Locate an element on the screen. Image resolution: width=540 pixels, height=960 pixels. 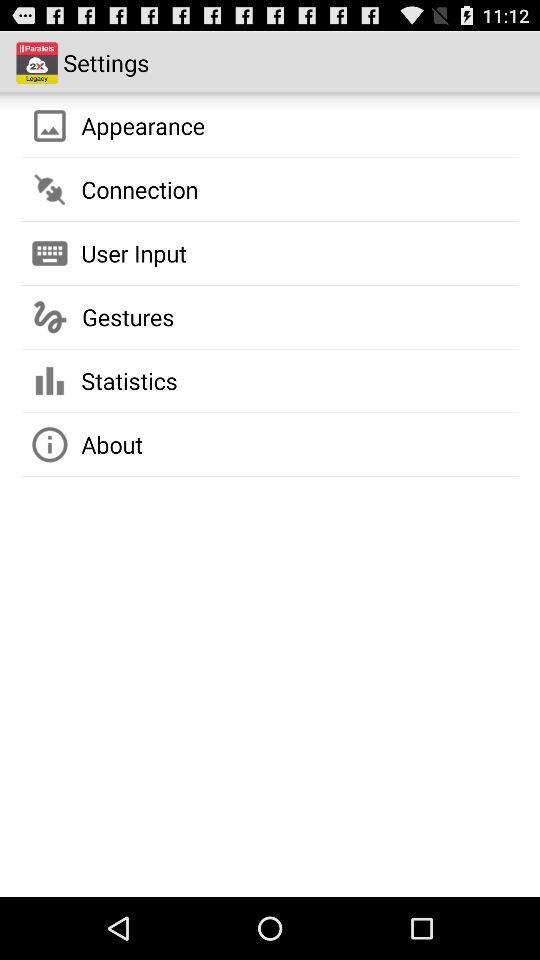
appearance is located at coordinates (142, 124).